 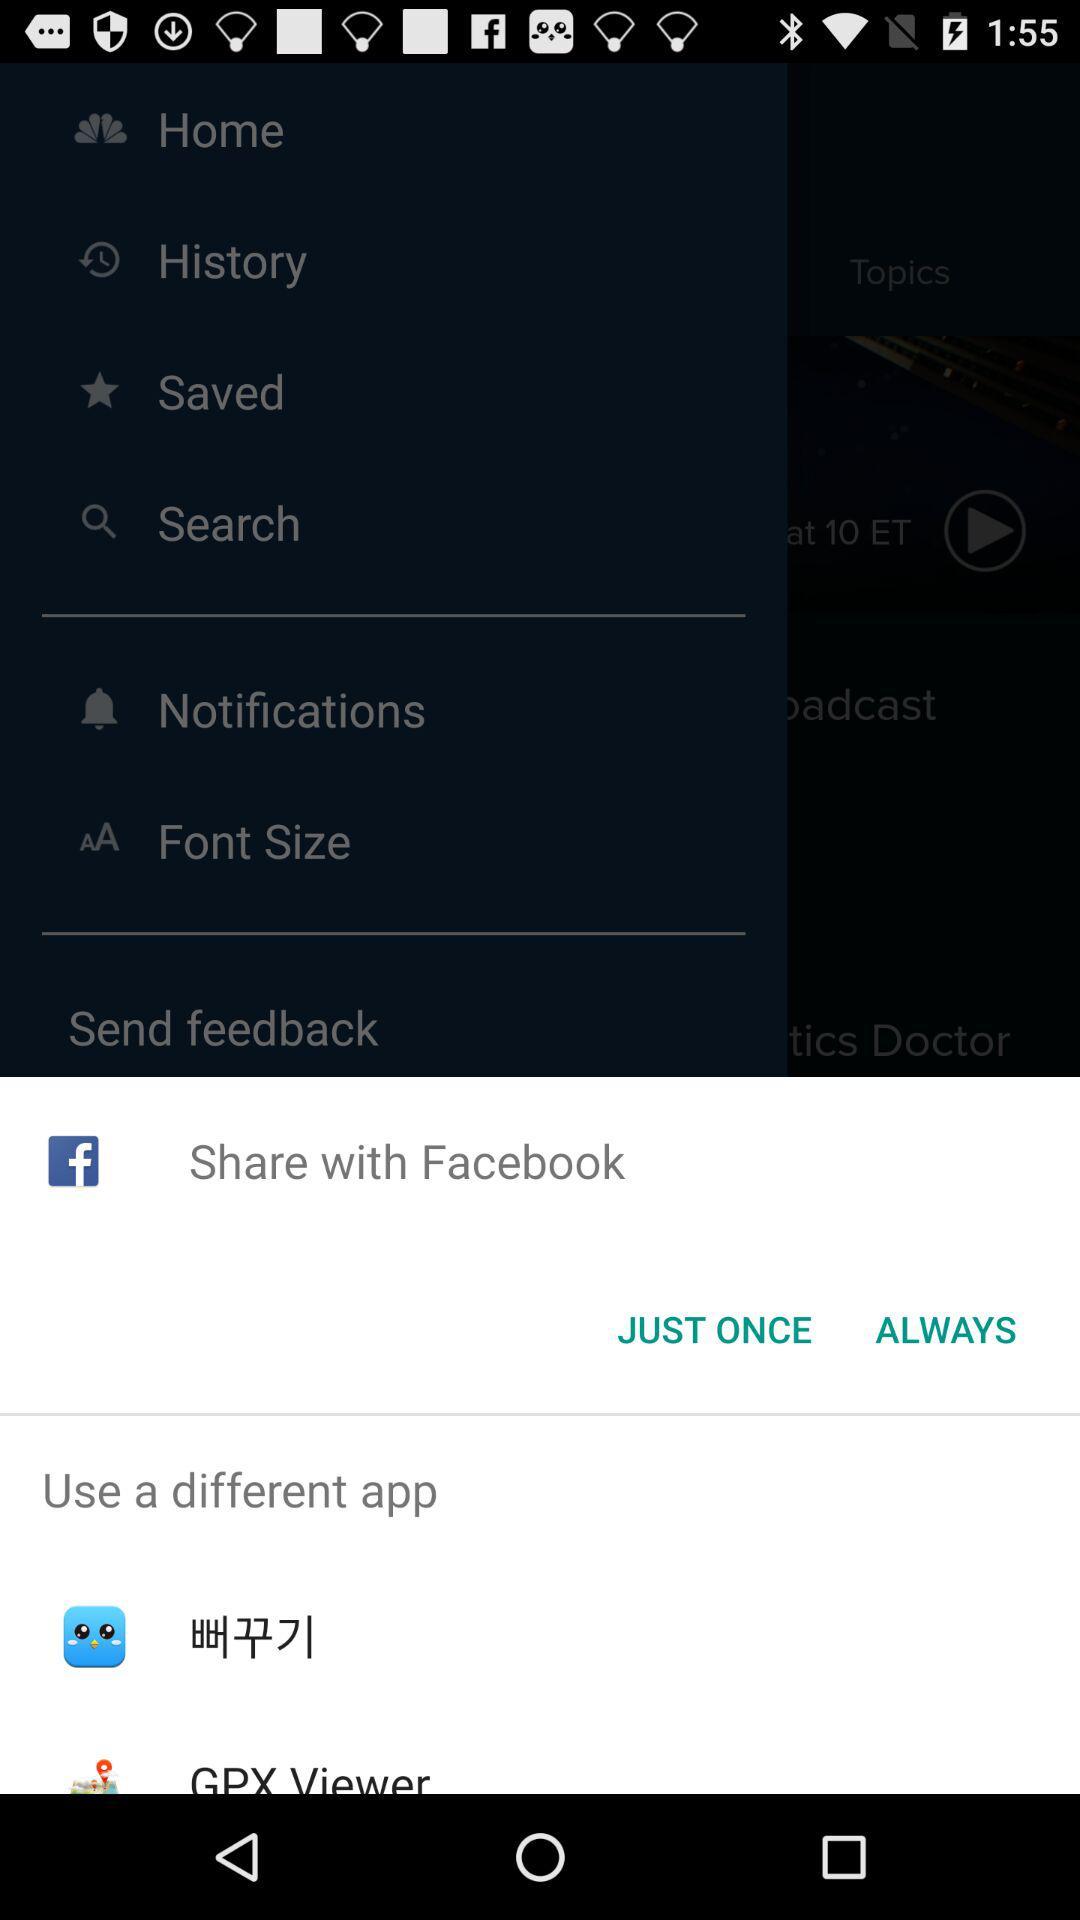 I want to click on the just once icon, so click(x=713, y=1329).